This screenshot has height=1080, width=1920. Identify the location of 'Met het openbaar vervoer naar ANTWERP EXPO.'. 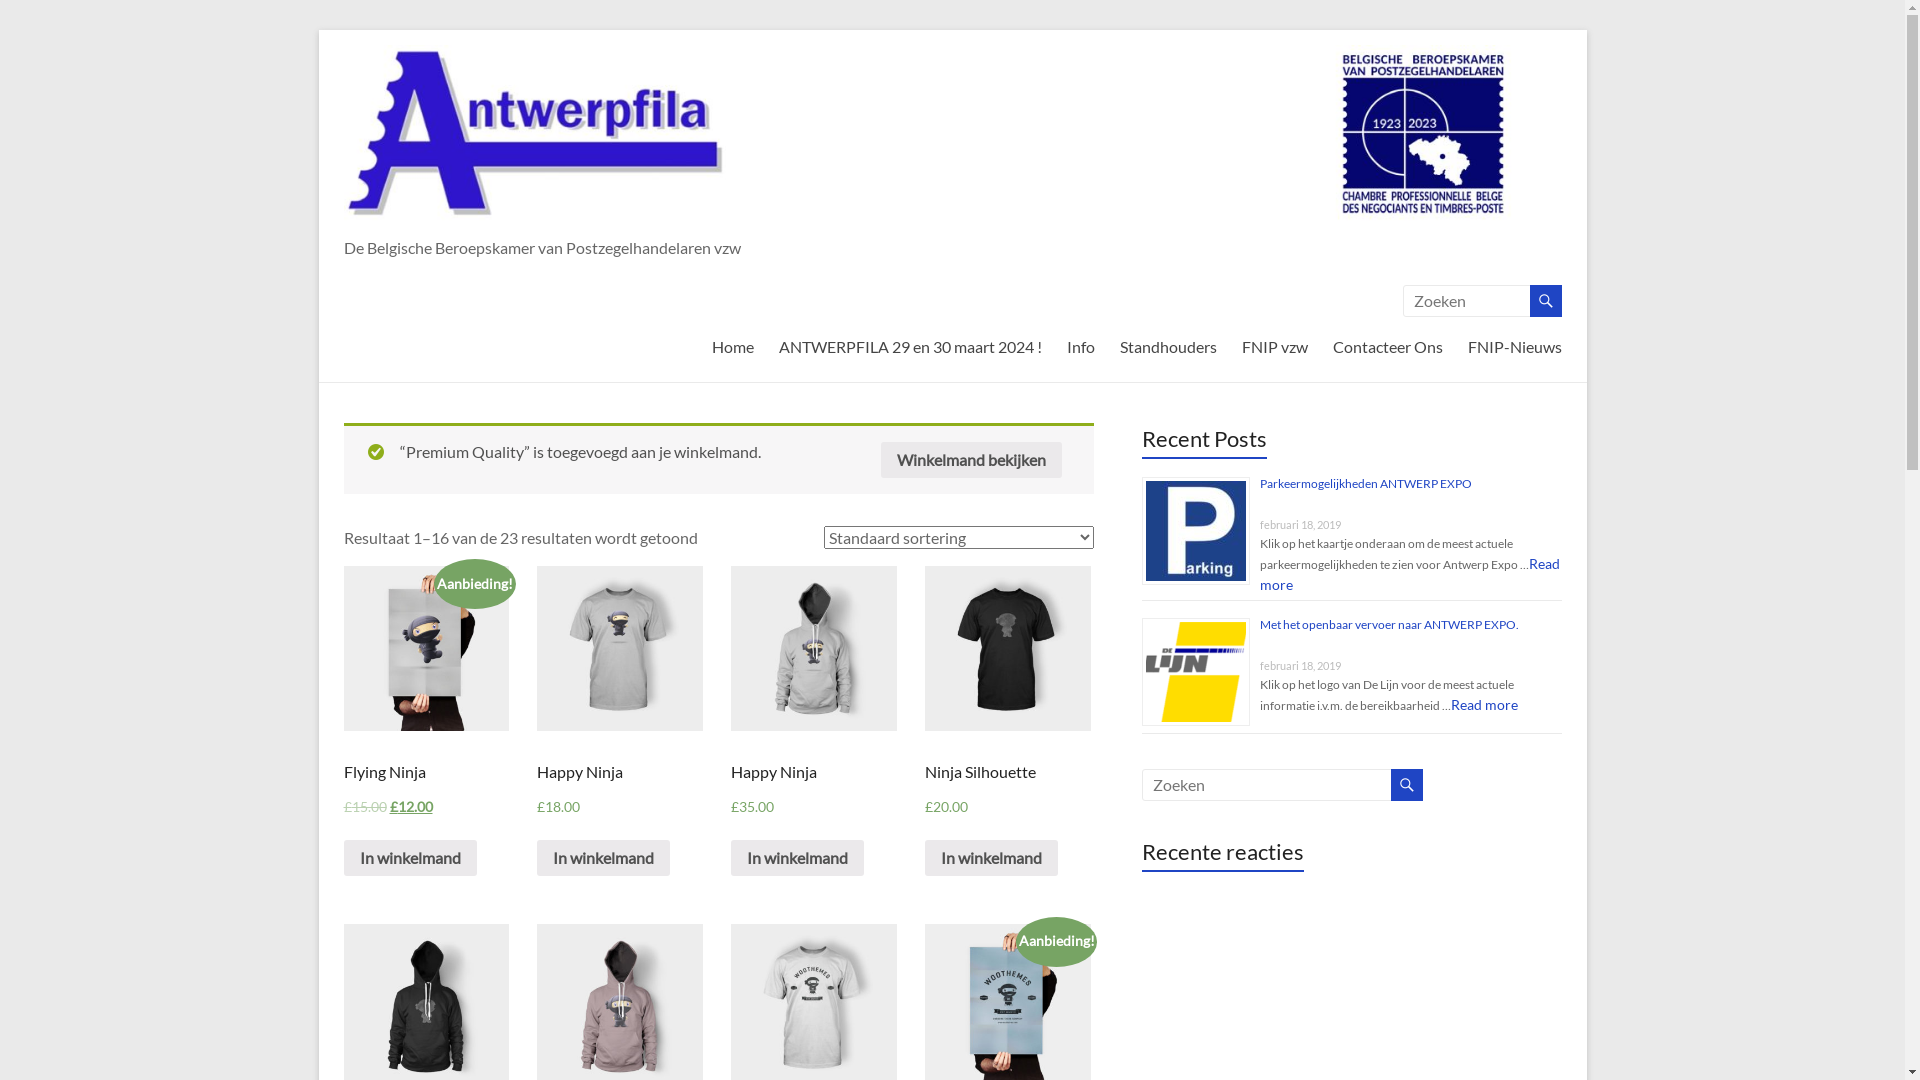
(1258, 623).